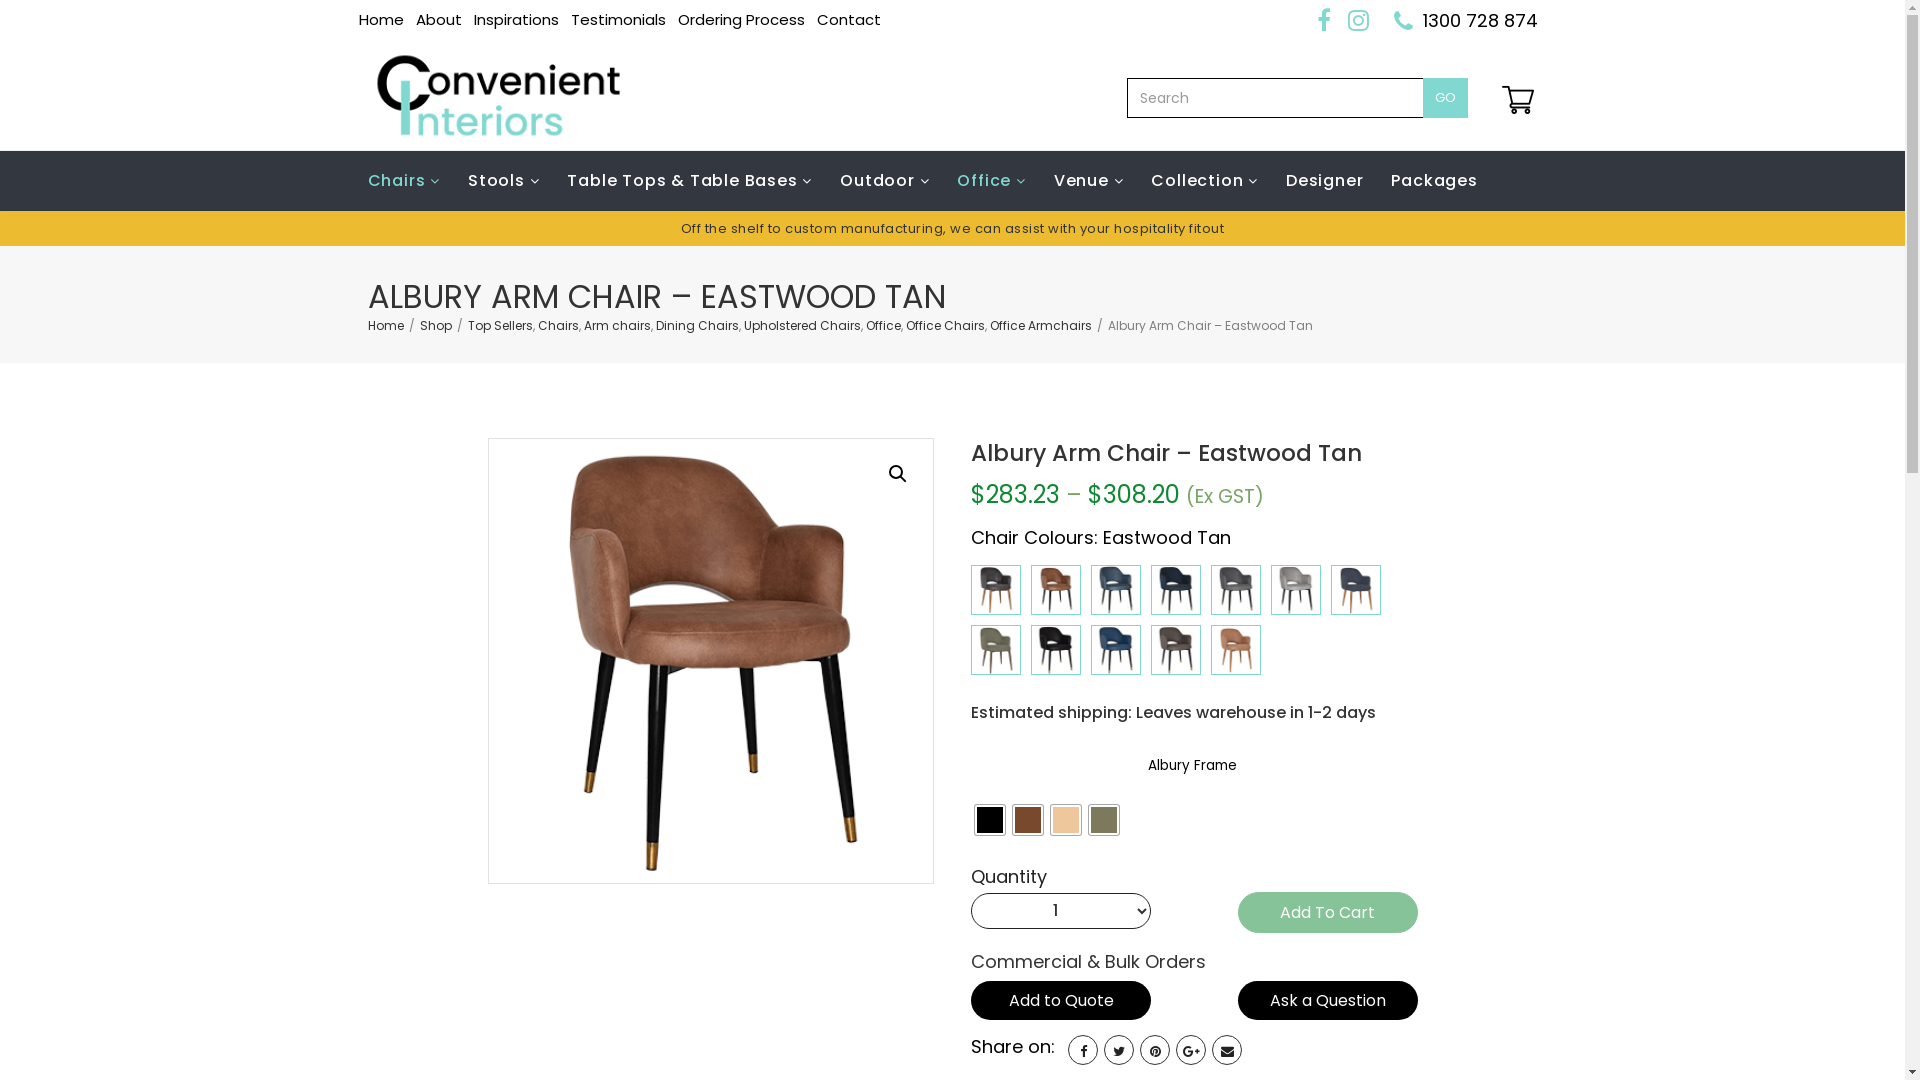 The width and height of the screenshot is (1920, 1080). Describe the element at coordinates (435, 324) in the screenshot. I see `'Shop'` at that location.